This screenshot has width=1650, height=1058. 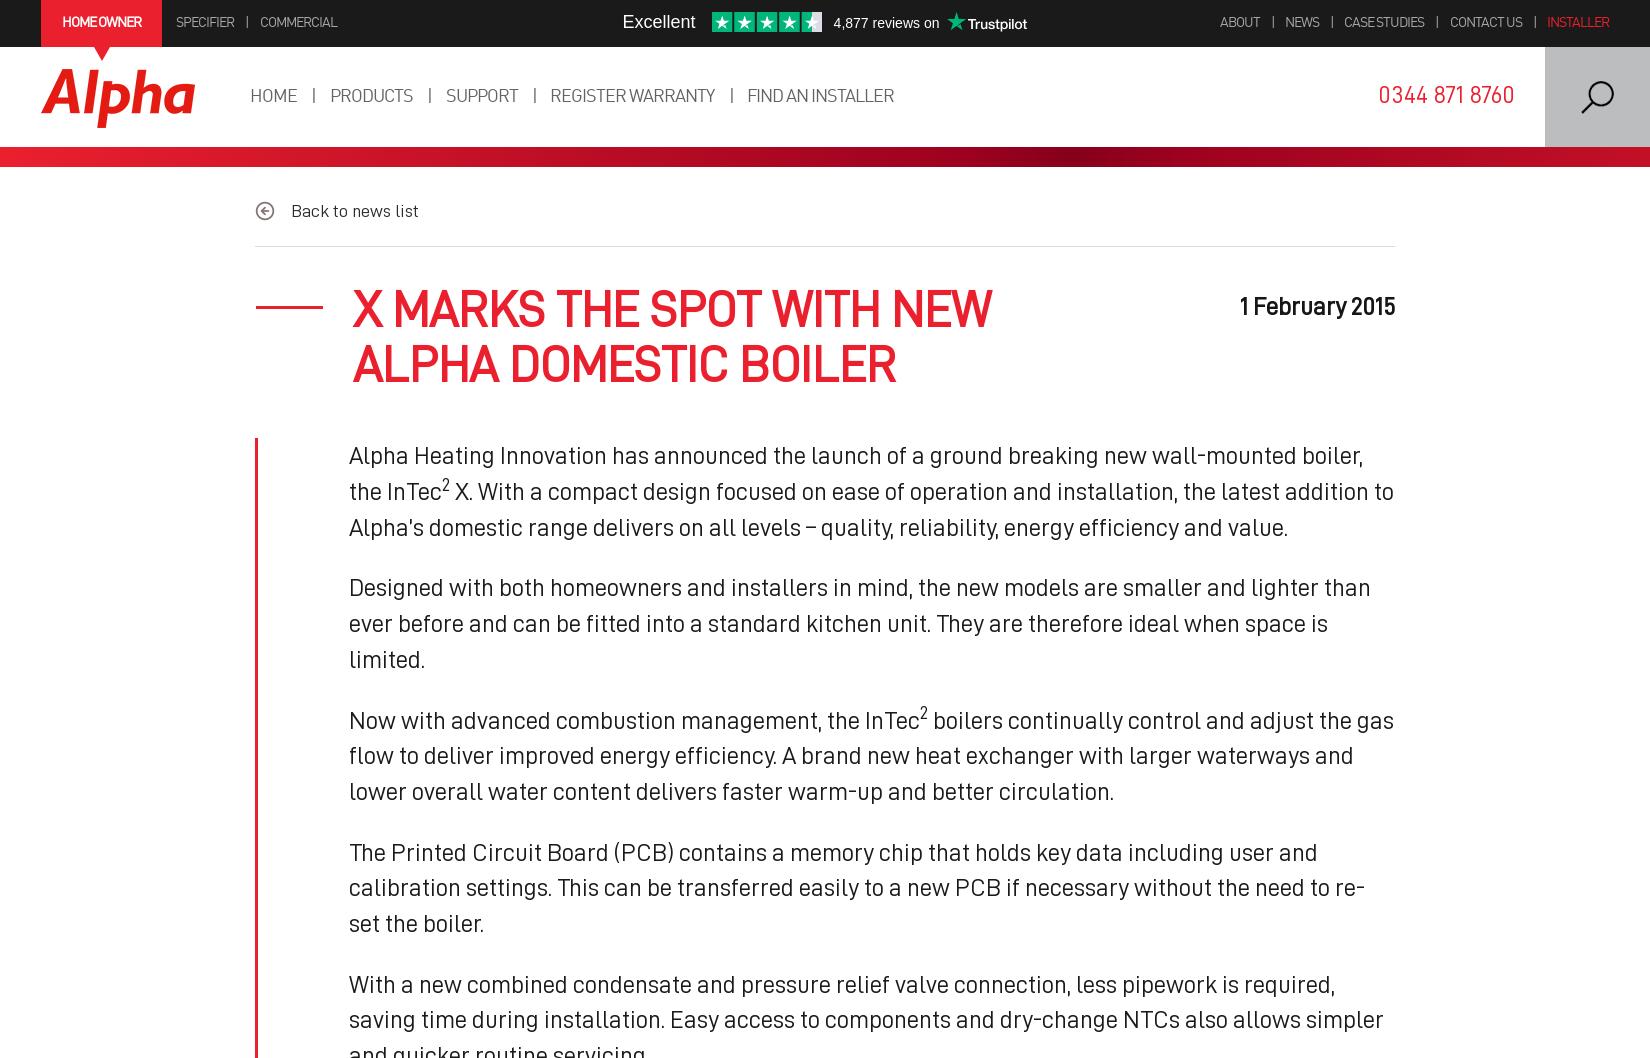 I want to click on 'boilers continually control and adjust the gas flow to deliver improved energy efficiency. A brand new heat exchanger with larger waterways and lower overall water content delivers faster warm-up and better circulation.', so click(x=871, y=754).